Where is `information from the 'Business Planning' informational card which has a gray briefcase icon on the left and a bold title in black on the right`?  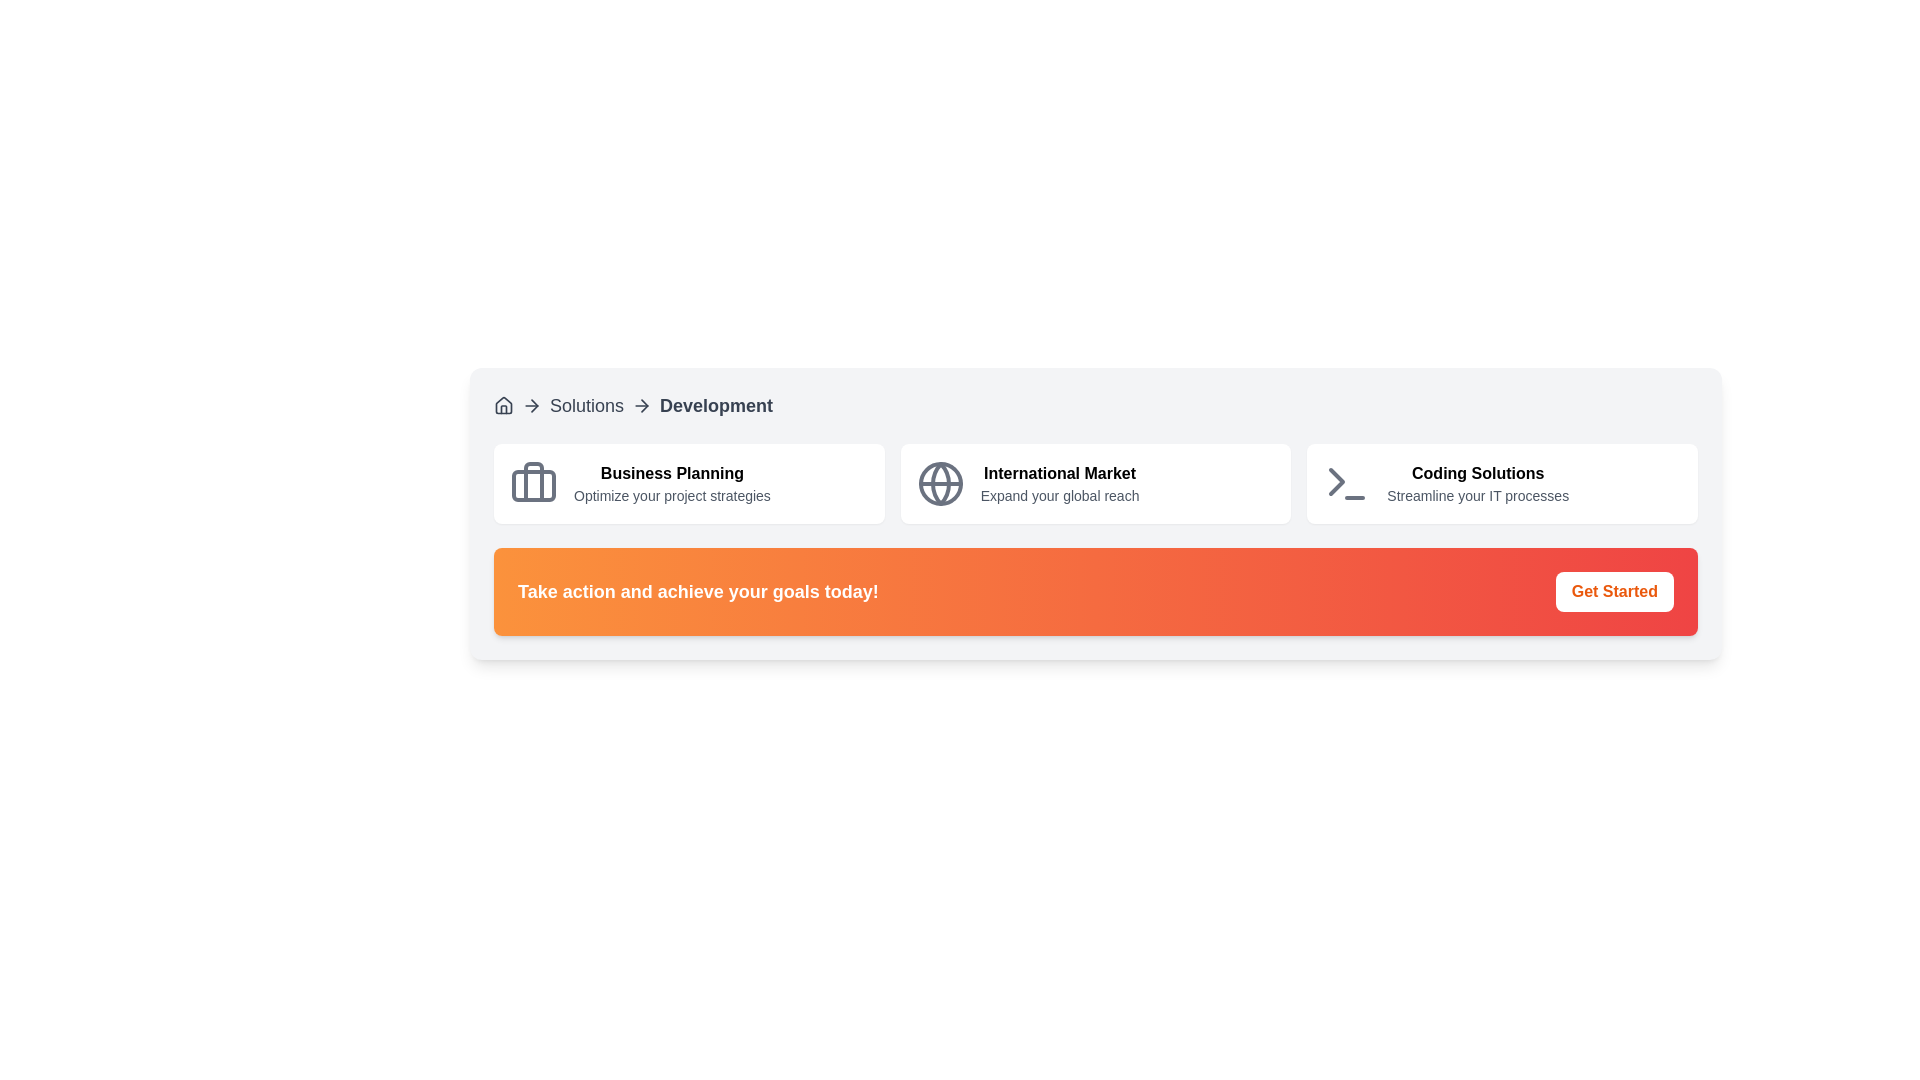 information from the 'Business Planning' informational card which has a gray briefcase icon on the left and a bold title in black on the right is located at coordinates (689, 483).